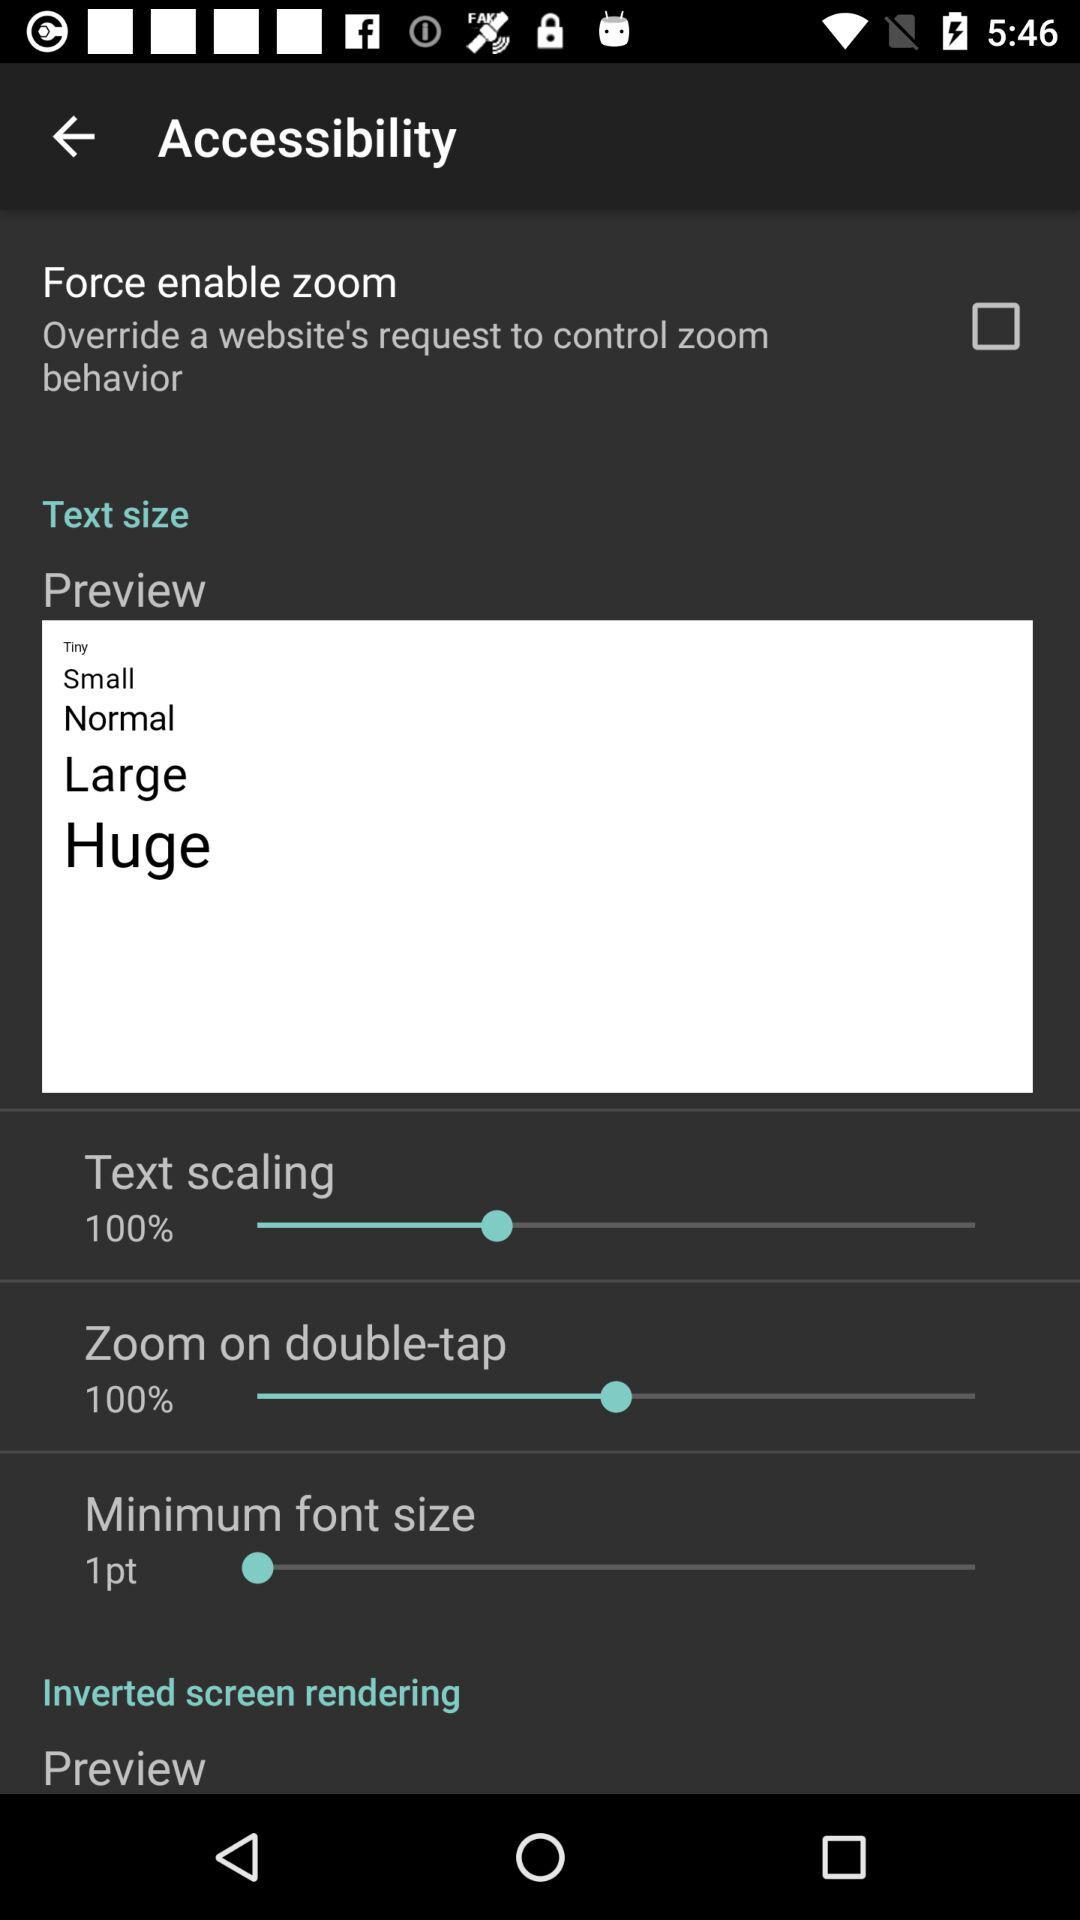 This screenshot has width=1080, height=1920. I want to click on the text size, so click(540, 491).